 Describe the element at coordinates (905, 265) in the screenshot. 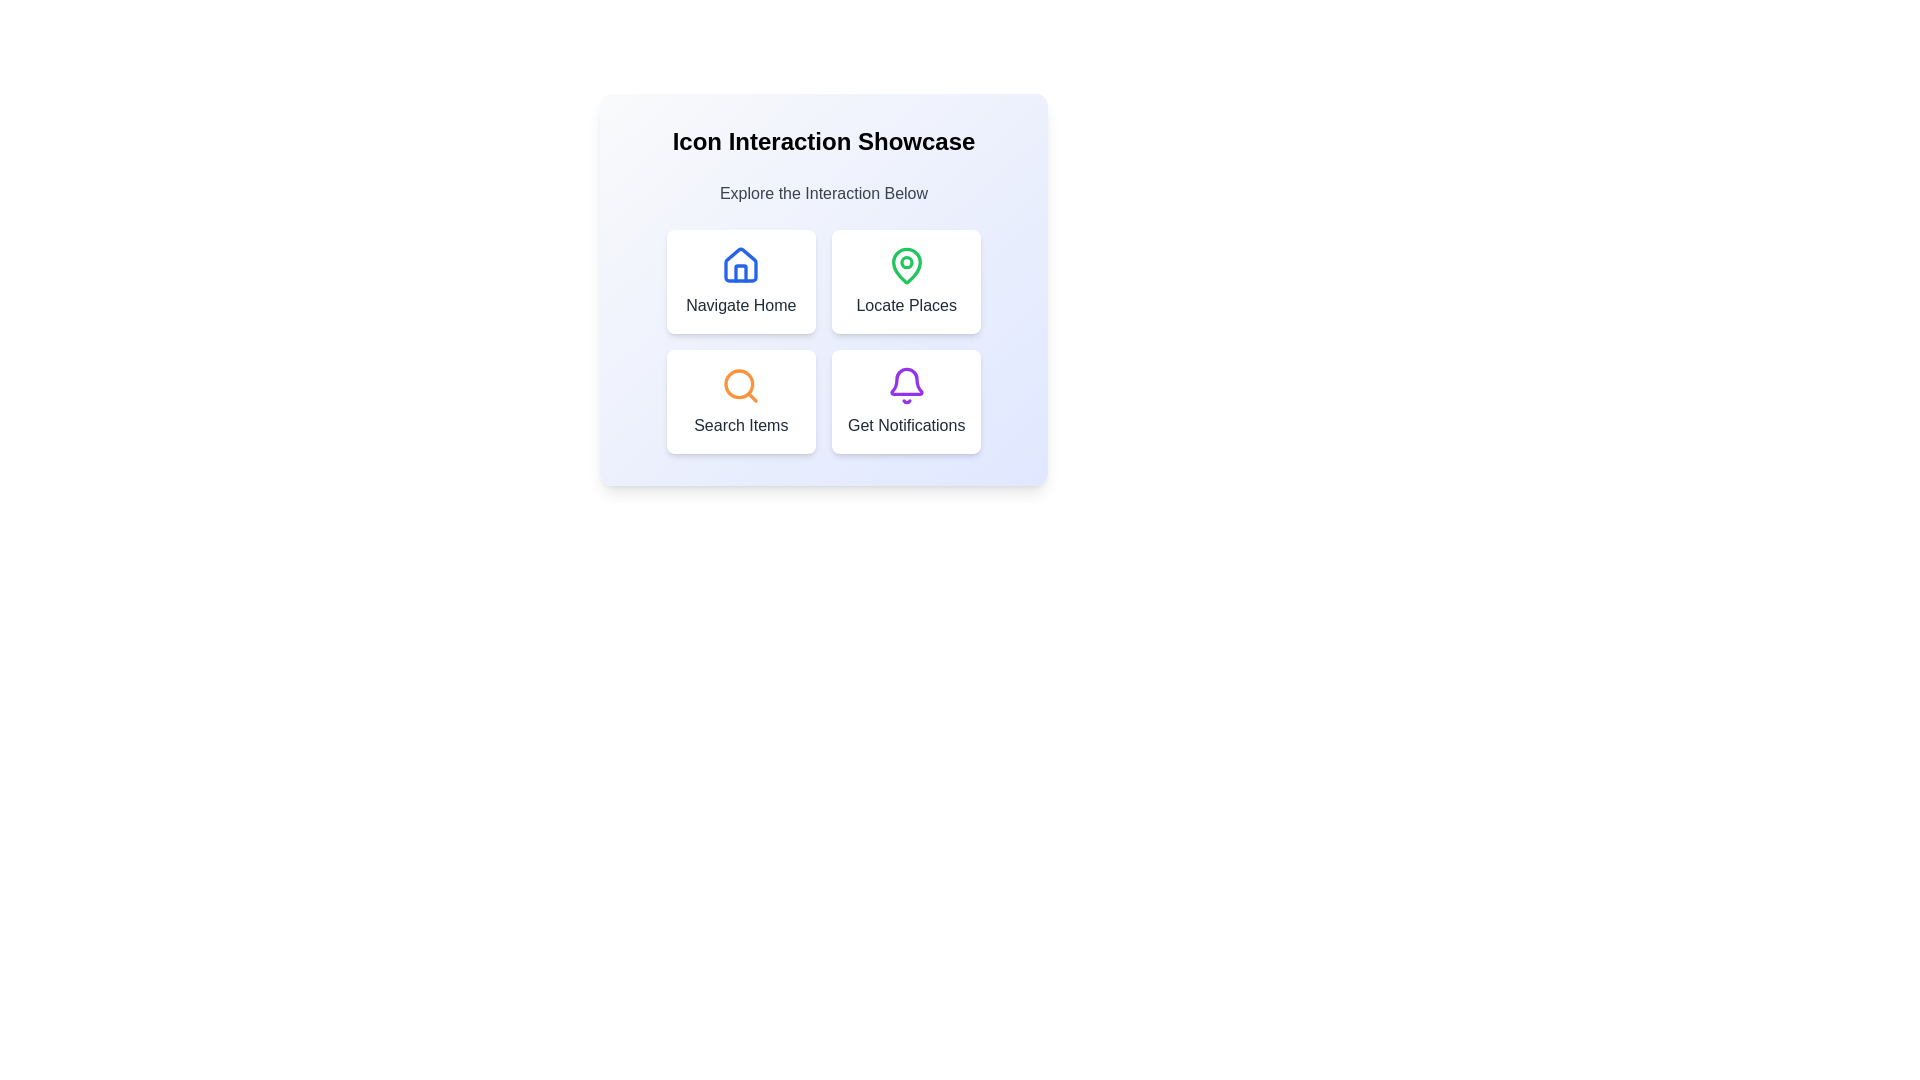

I see `the green map pin icon, which is the second item in the top row of a 2x2 grid layout, located to the right of the blue house icon and above the orange magnifying glass icon` at that location.